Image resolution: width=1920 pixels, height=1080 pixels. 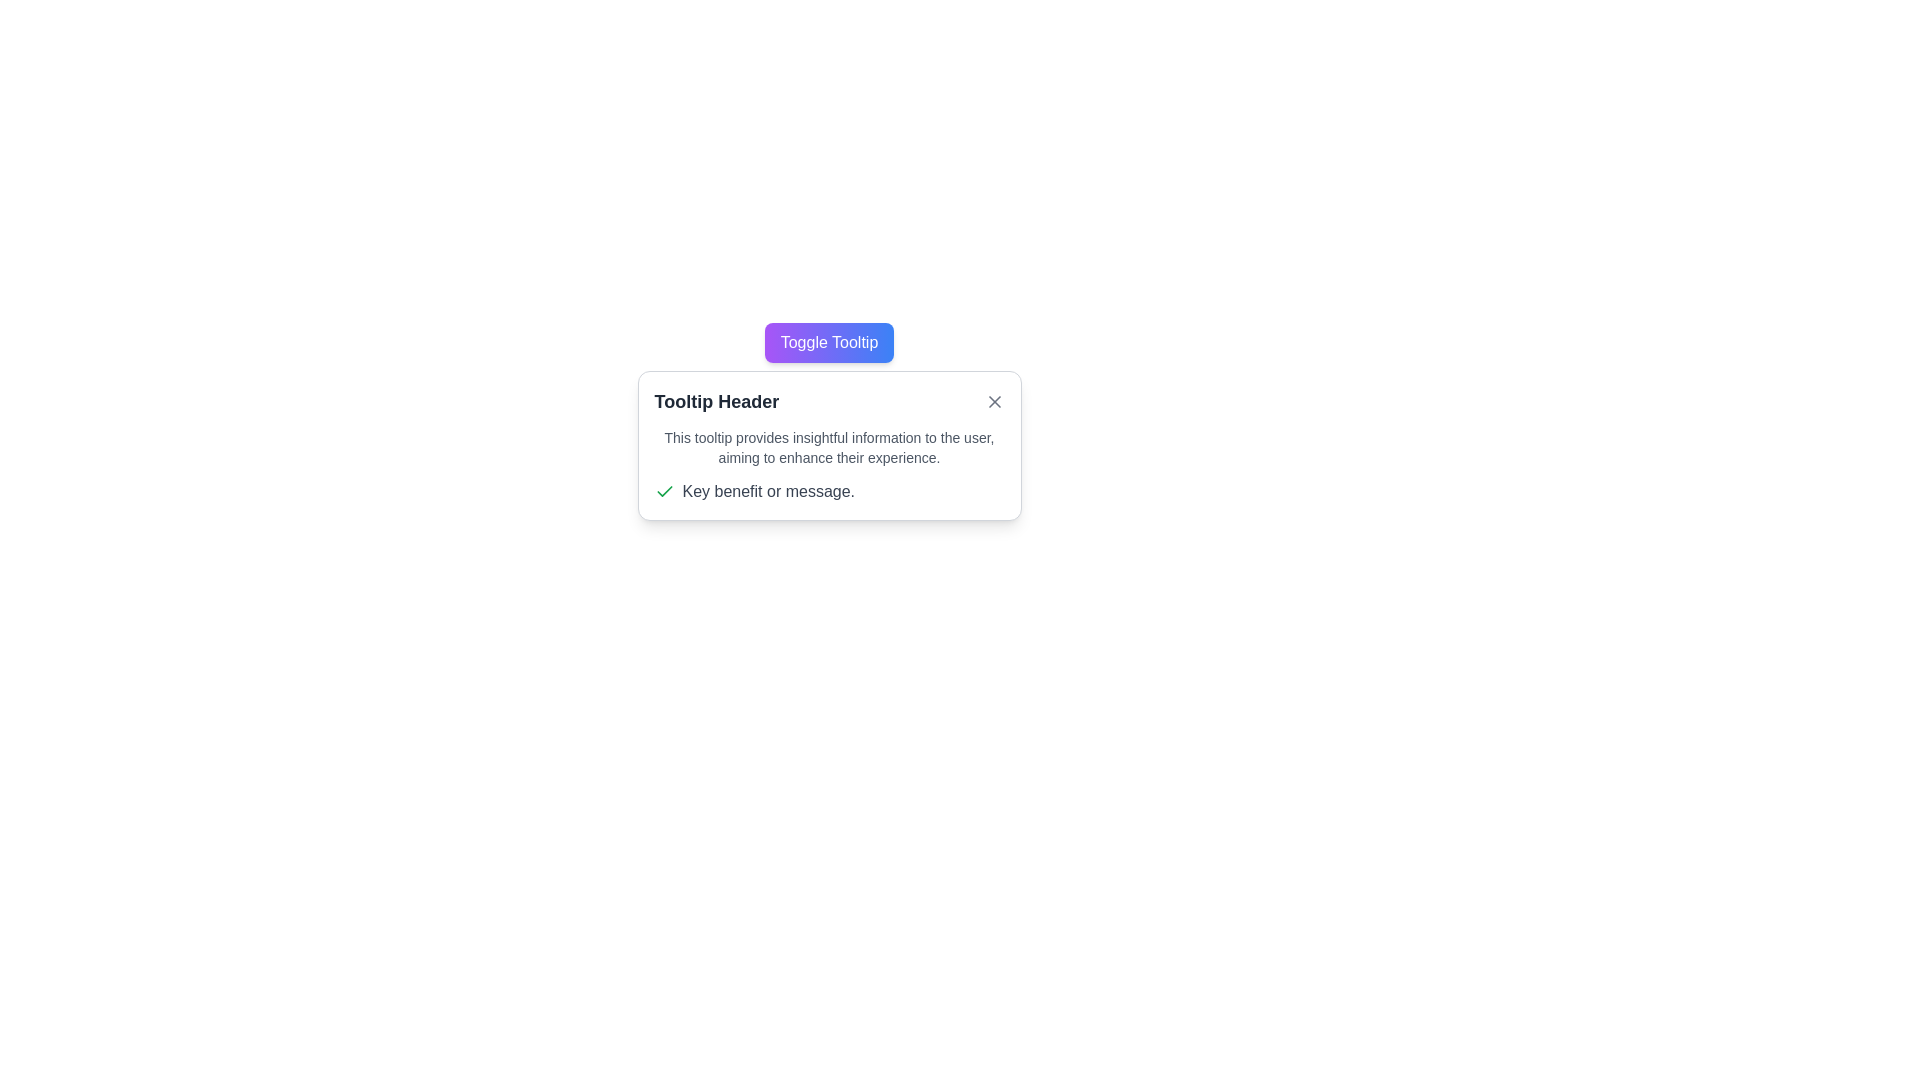 I want to click on the confirmation icon located in the tooltip section adjacent to the descriptive text, so click(x=664, y=492).